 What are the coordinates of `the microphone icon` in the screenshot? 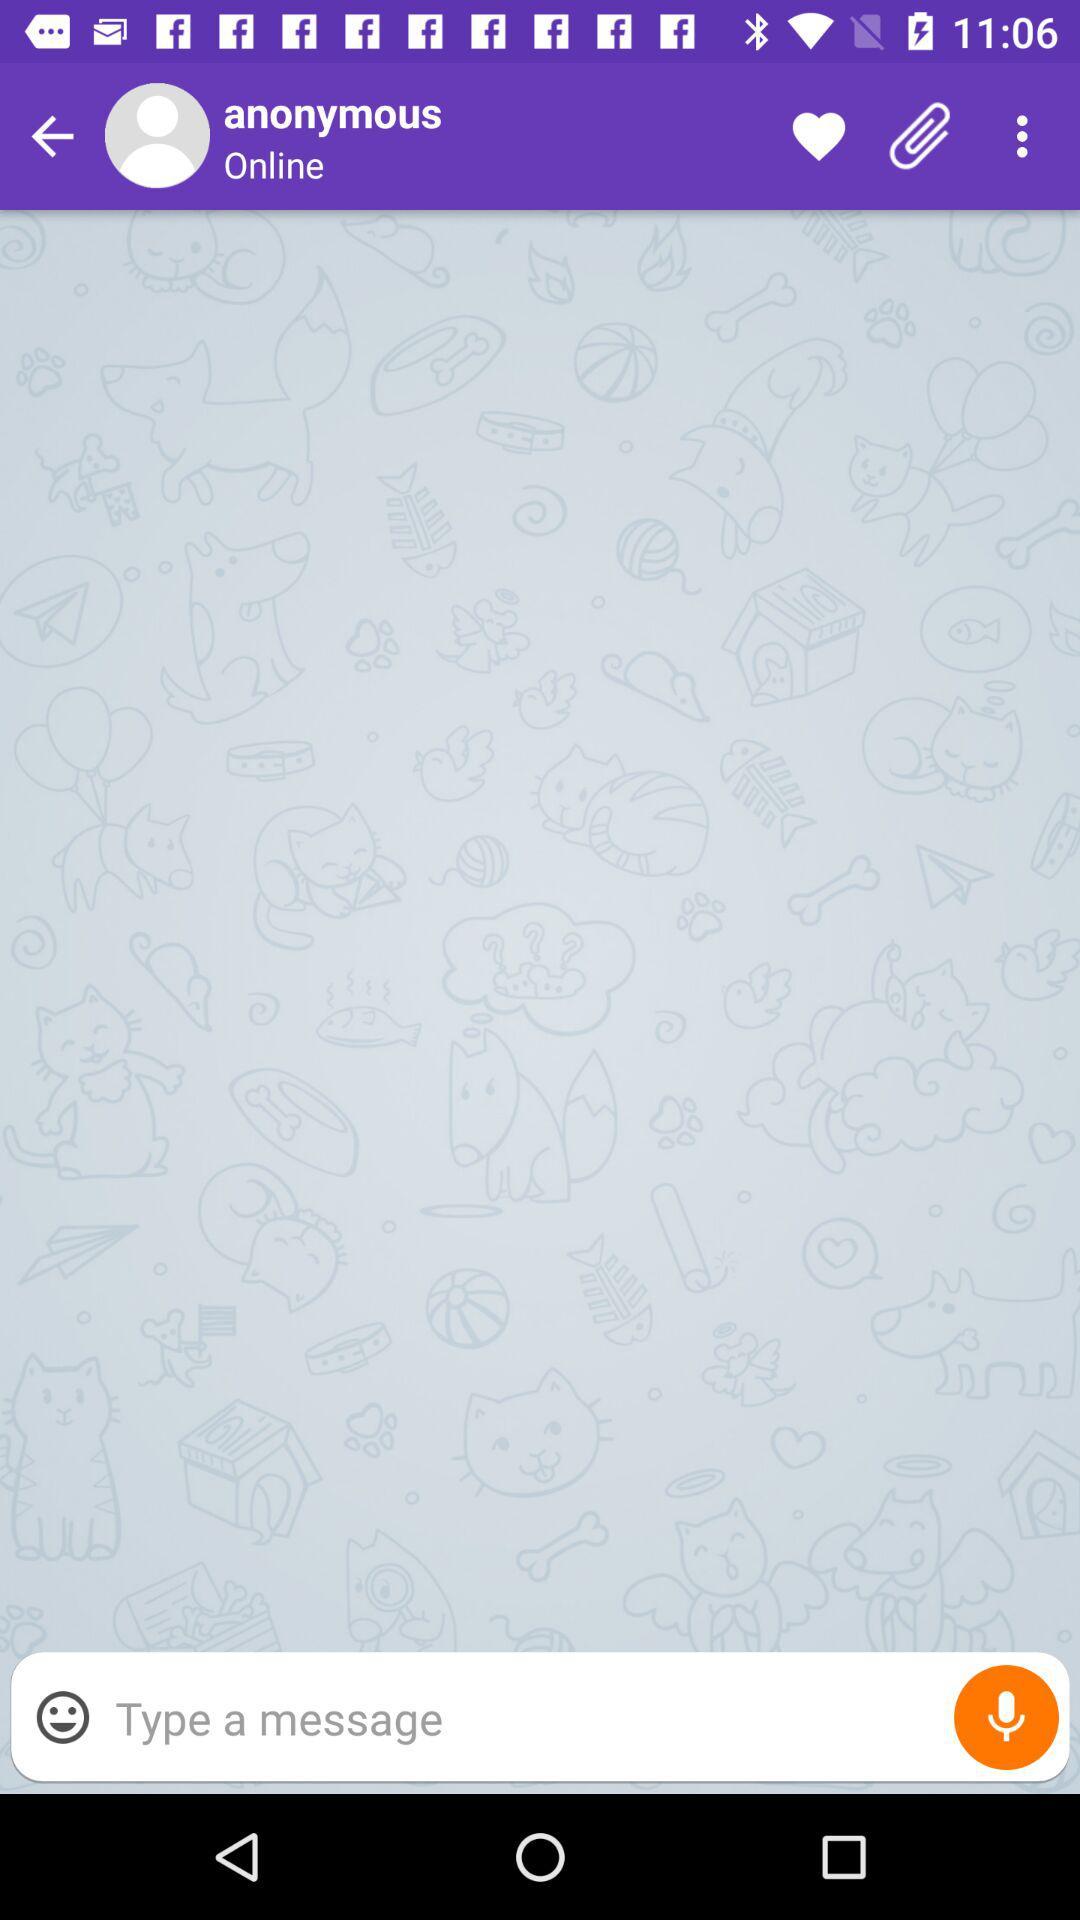 It's located at (1006, 1716).